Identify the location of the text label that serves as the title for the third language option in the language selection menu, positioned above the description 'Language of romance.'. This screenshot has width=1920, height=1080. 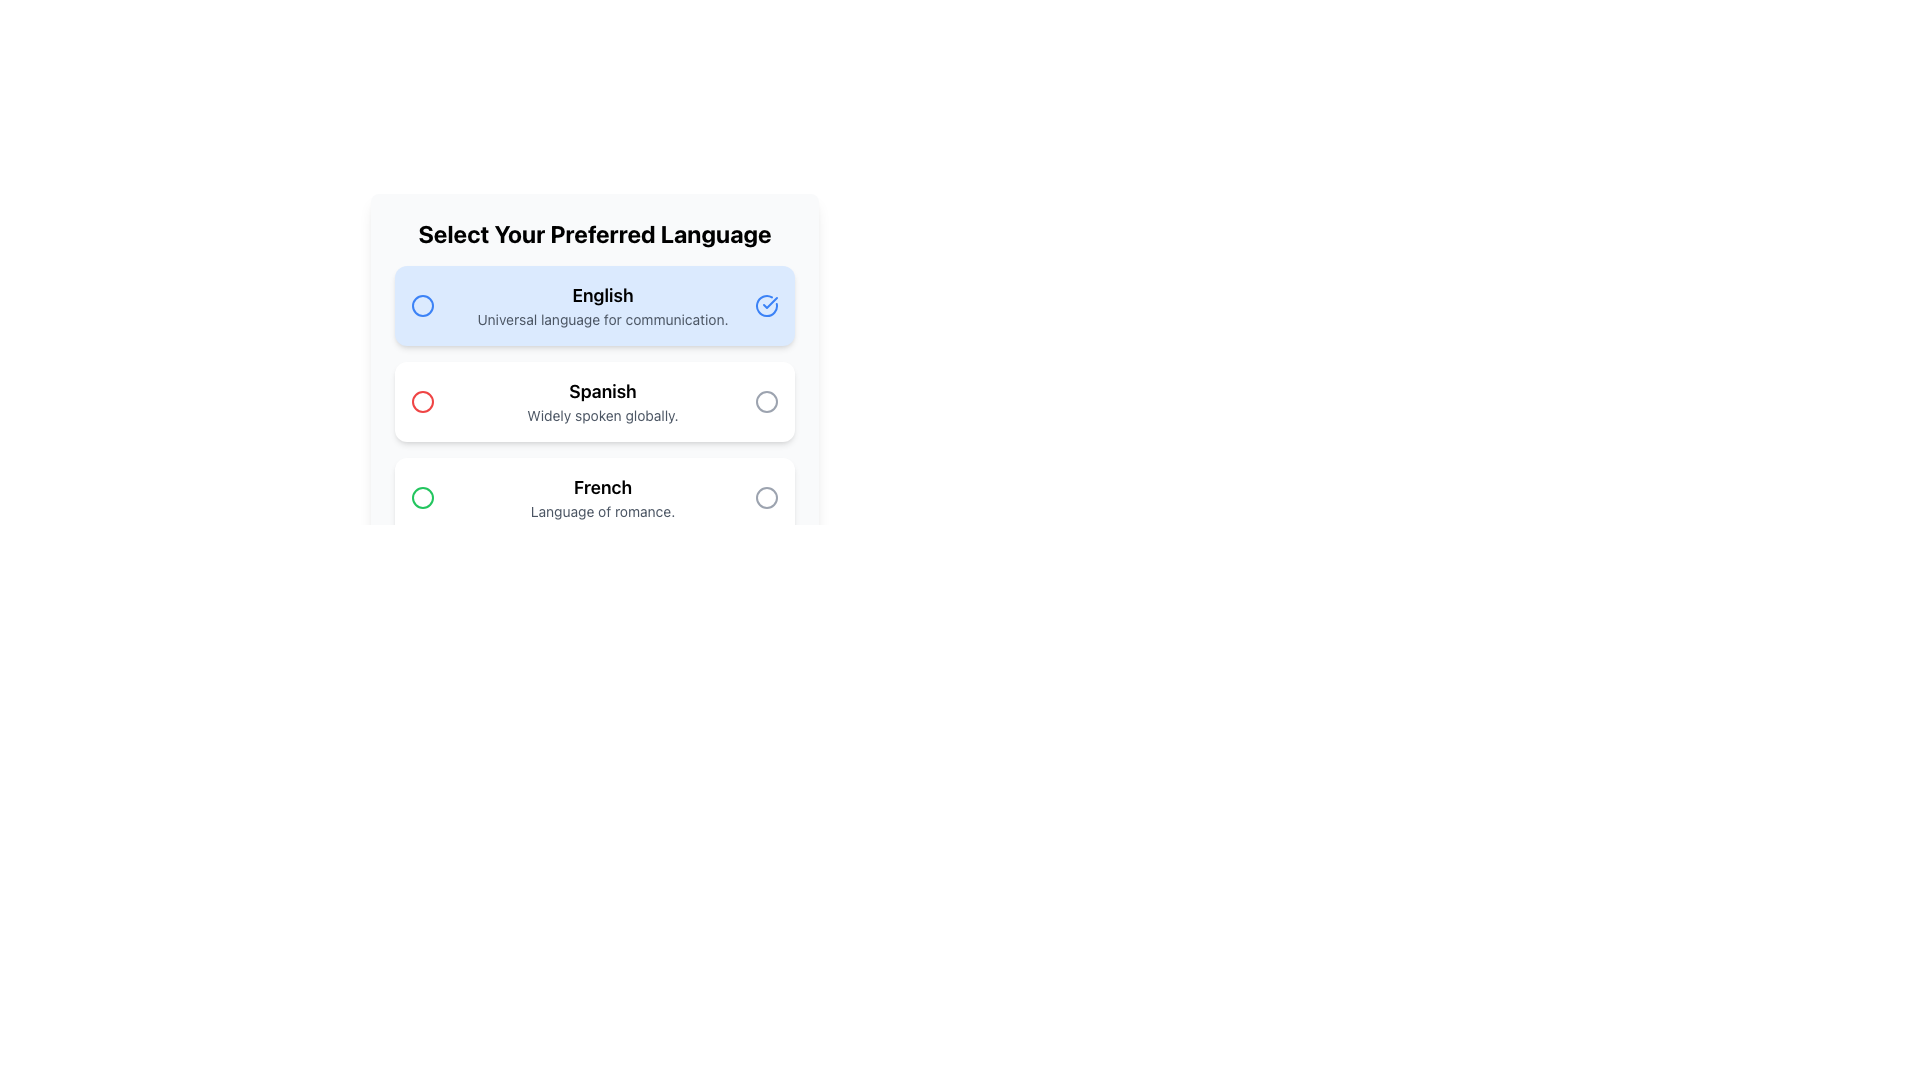
(602, 488).